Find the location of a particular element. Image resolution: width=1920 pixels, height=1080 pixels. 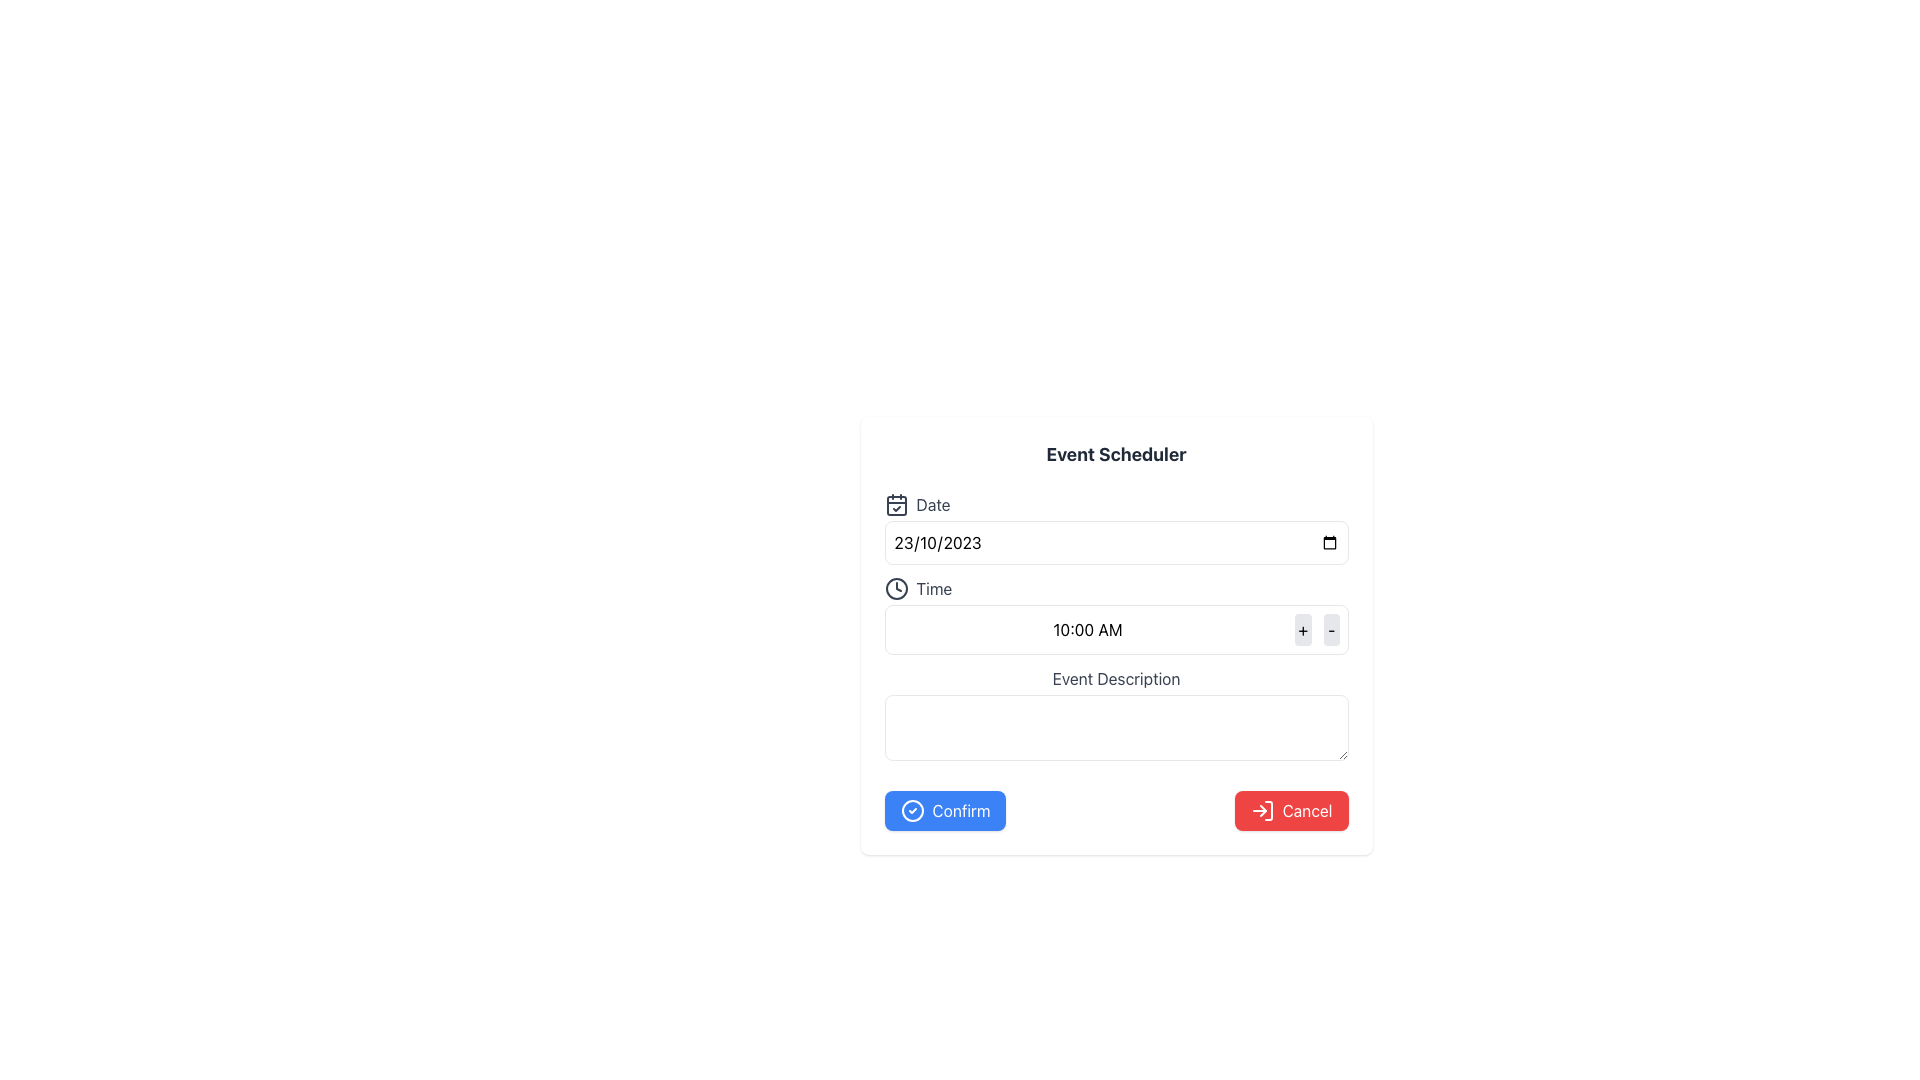

the rounded rectangle element that is part of the calendar icon, located to the right of the 'Date' label in the 'Event Scheduler' form is located at coordinates (895, 504).